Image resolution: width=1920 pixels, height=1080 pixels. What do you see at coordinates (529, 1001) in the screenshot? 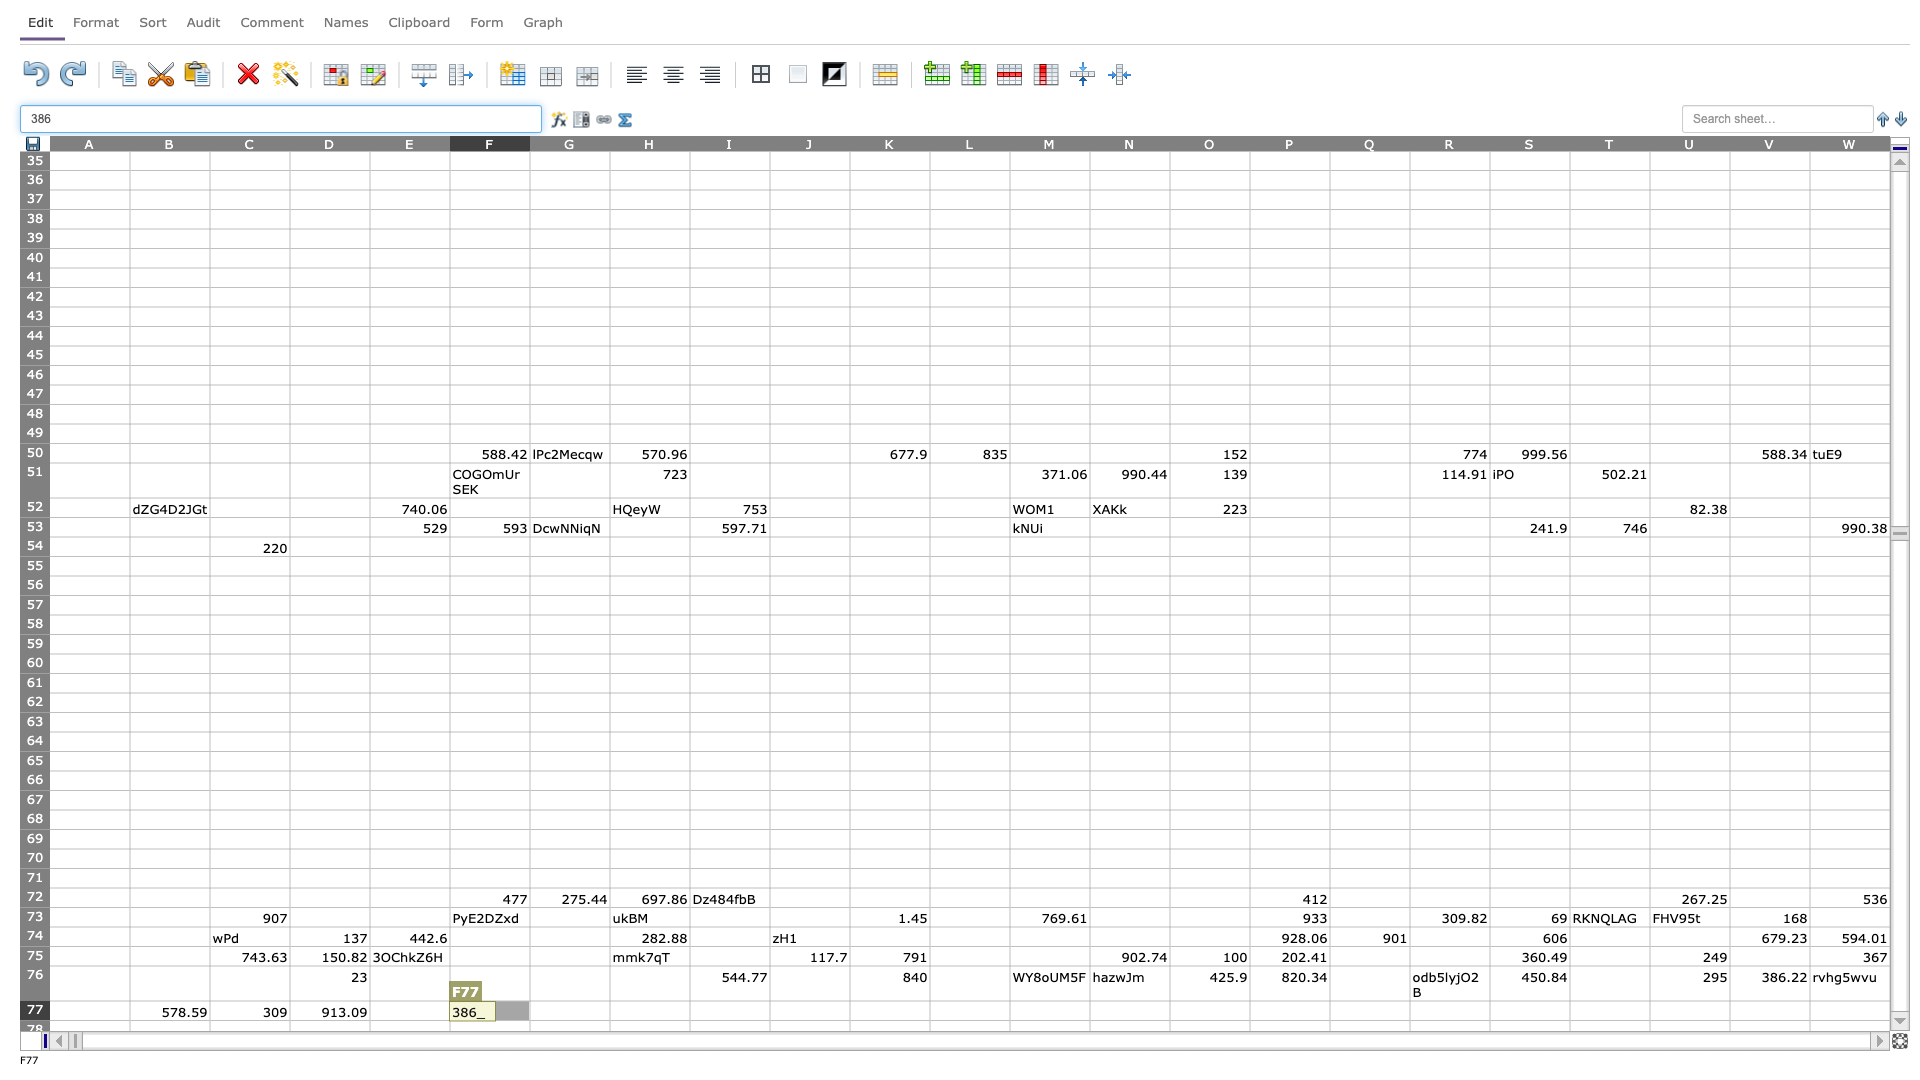
I see `top left at column G row 77` at bounding box center [529, 1001].